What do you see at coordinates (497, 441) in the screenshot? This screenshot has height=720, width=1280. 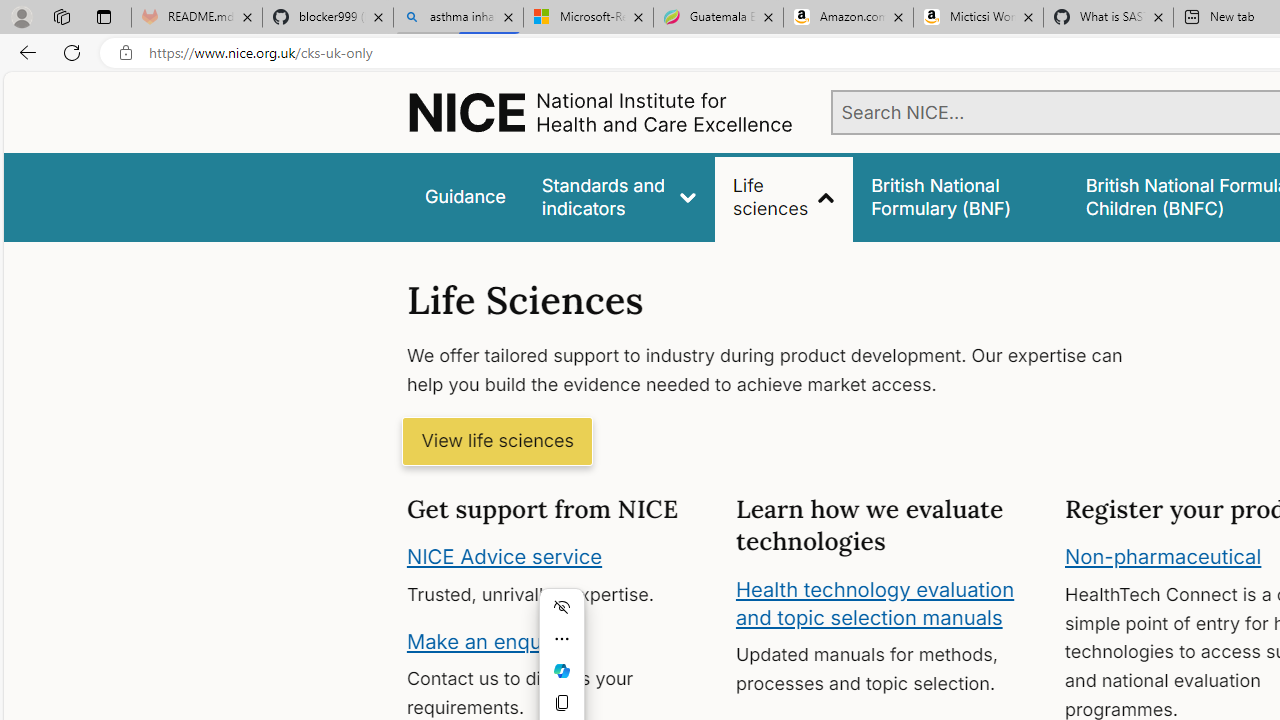 I see `'View life sciences'` at bounding box center [497, 441].